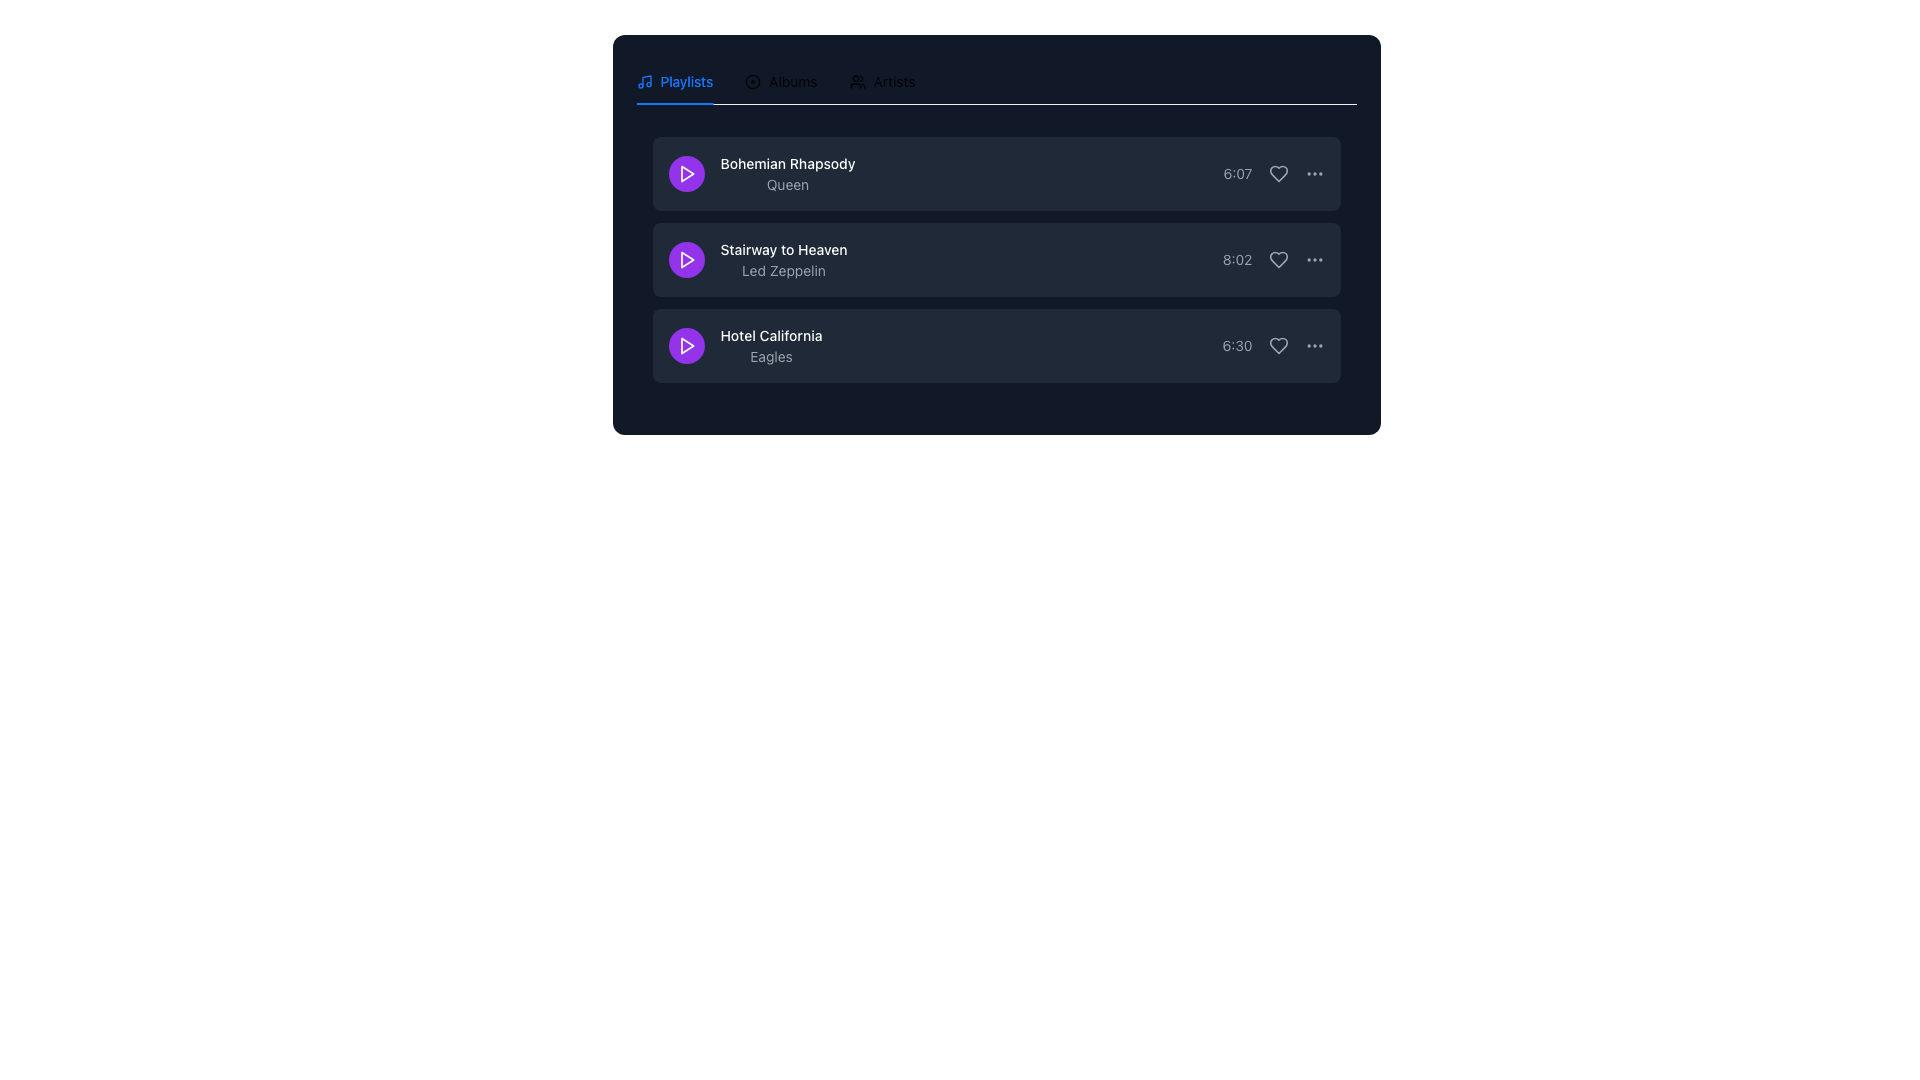 The image size is (1920, 1080). What do you see at coordinates (1314, 345) in the screenshot?
I see `the ellipsis icon` at bounding box center [1314, 345].